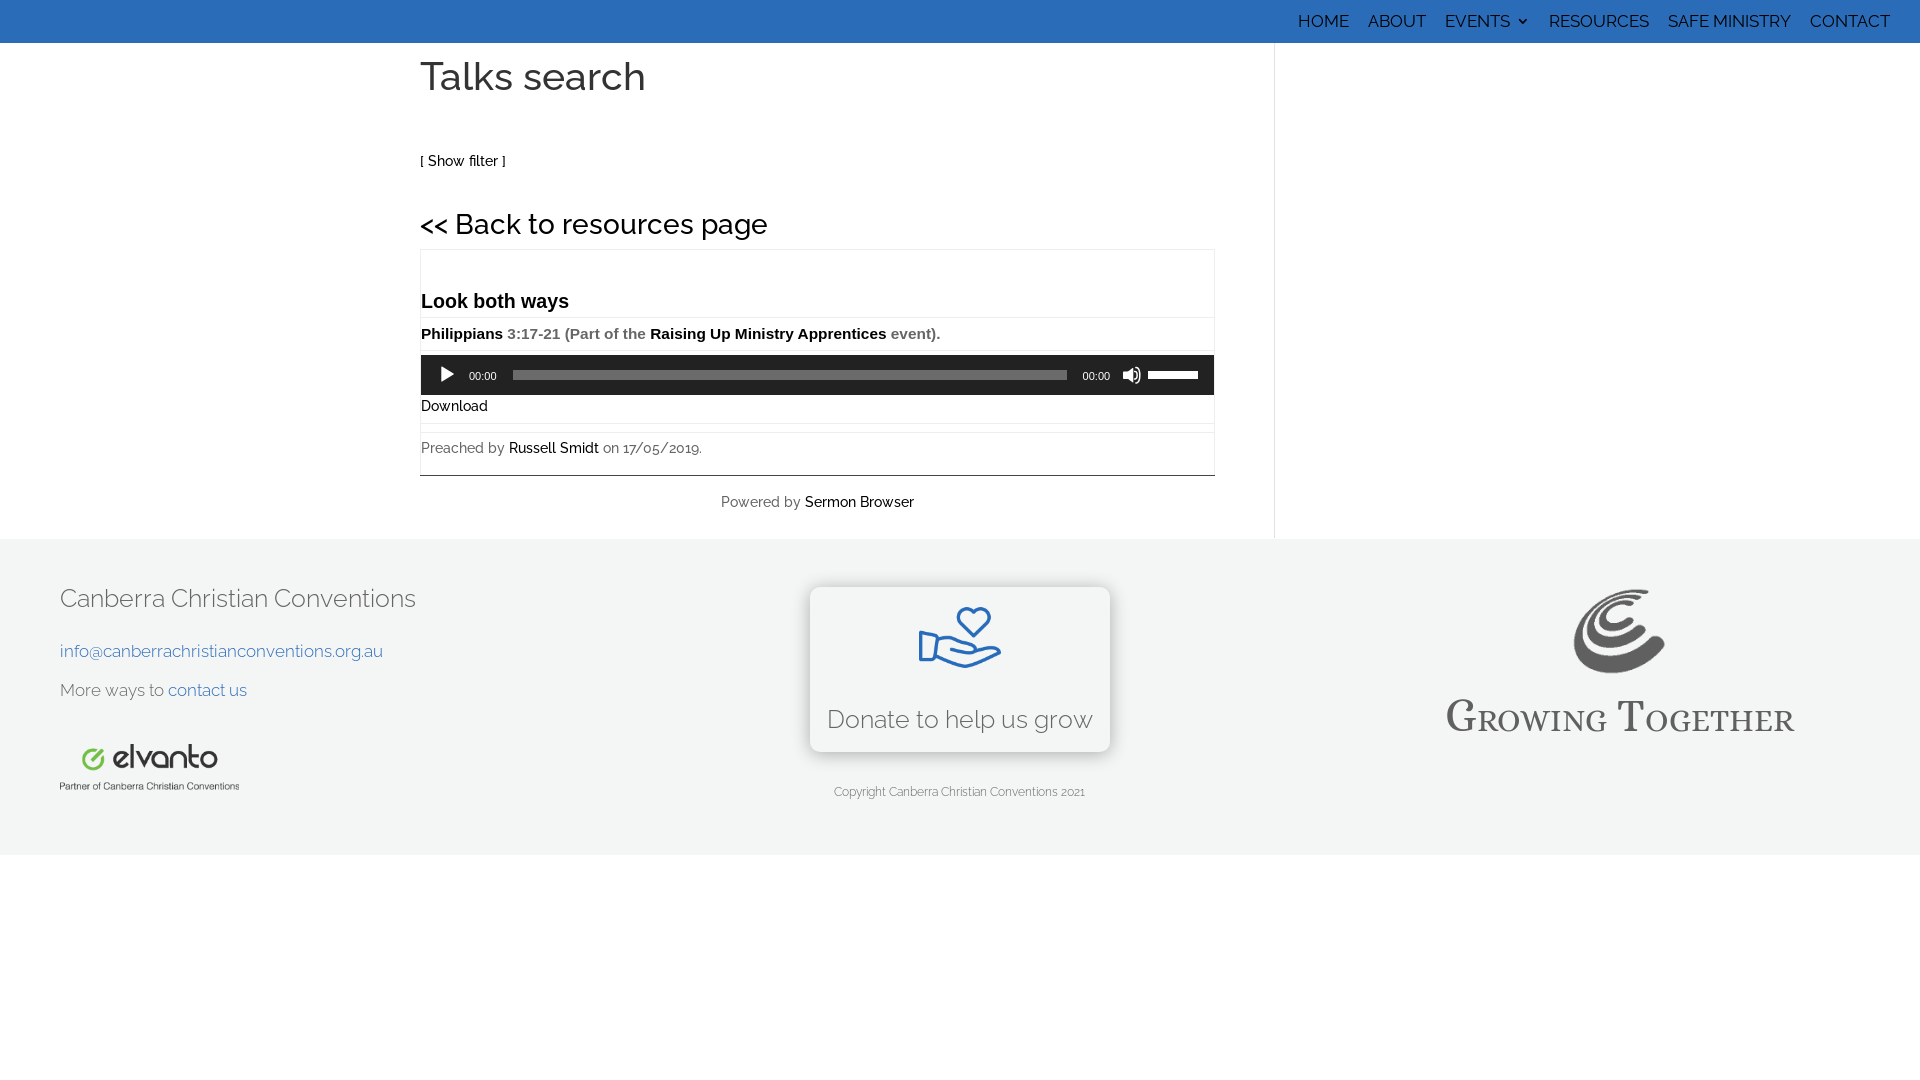  Describe the element at coordinates (1395, 27) in the screenshot. I see `'ABOUT'` at that location.